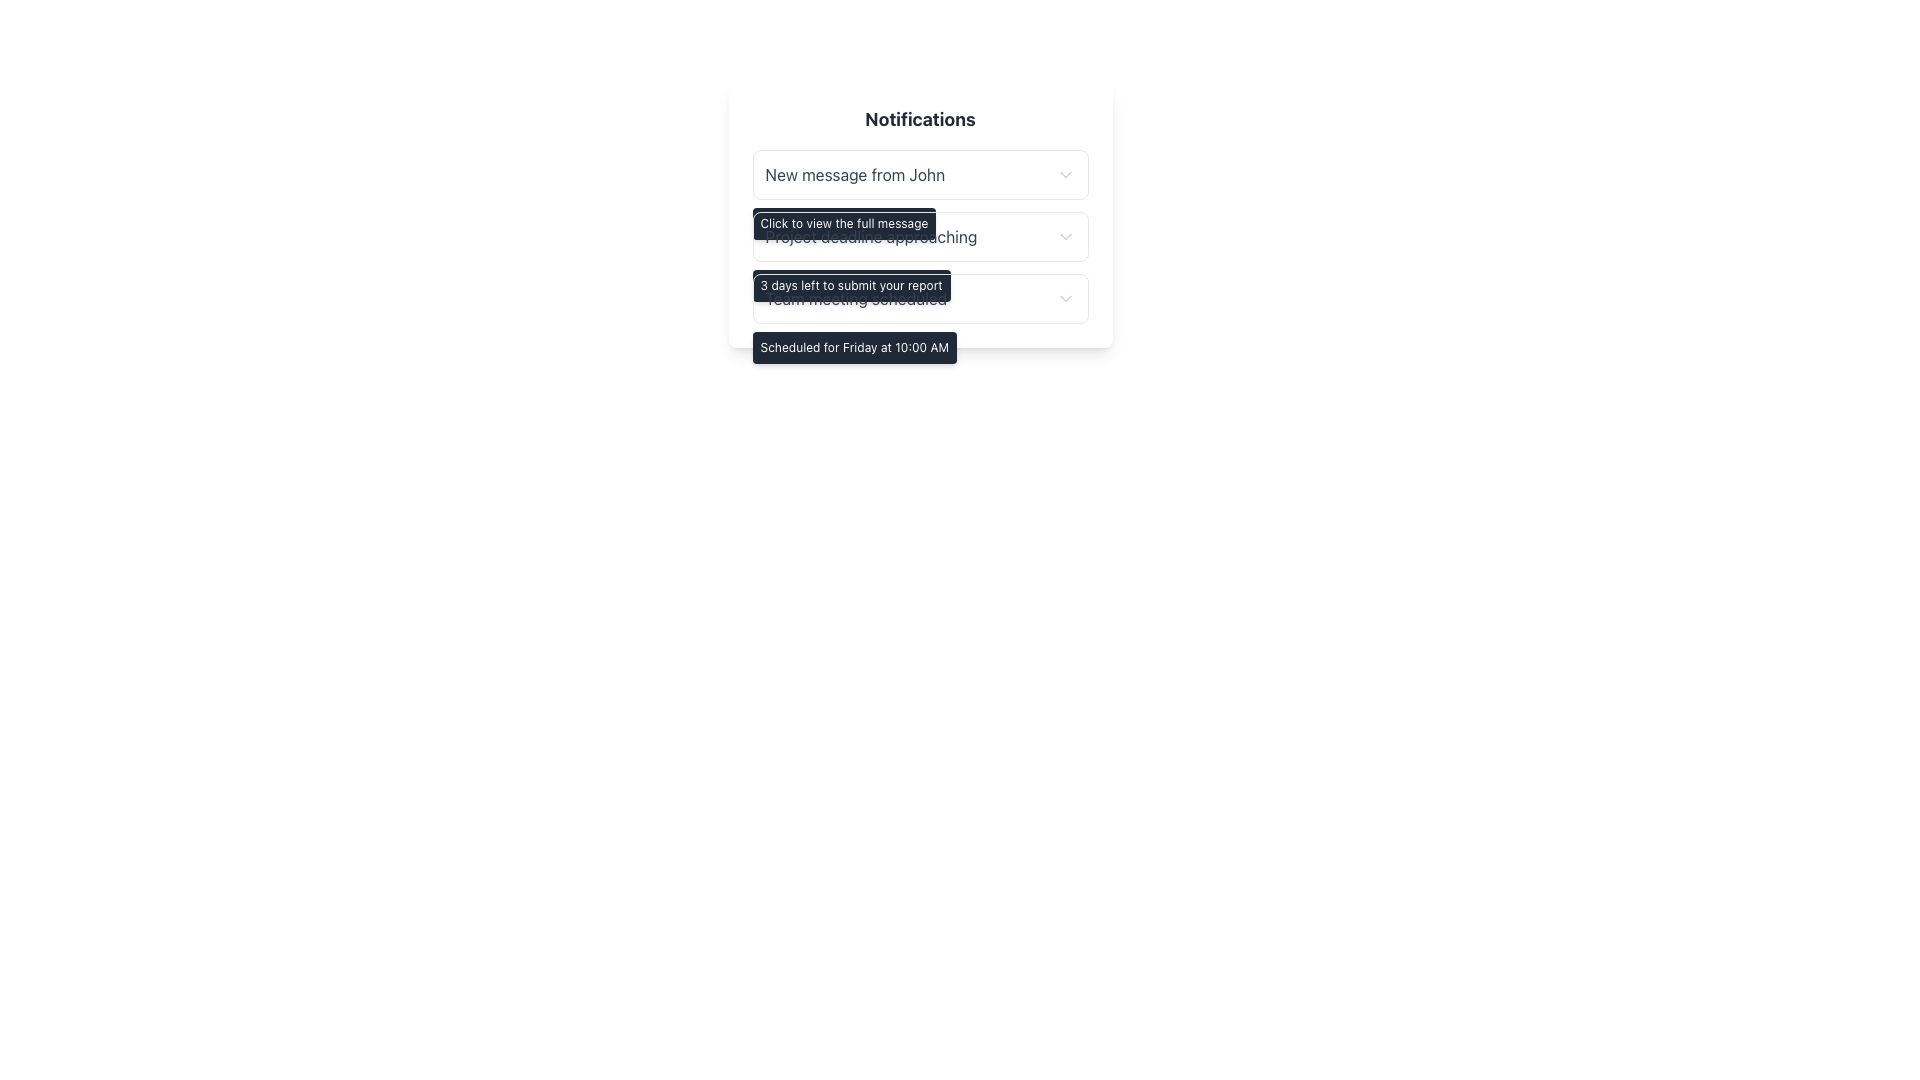 This screenshot has height=1080, width=1920. Describe the element at coordinates (919, 299) in the screenshot. I see `the notification item related to the scheduled team meeting` at that location.